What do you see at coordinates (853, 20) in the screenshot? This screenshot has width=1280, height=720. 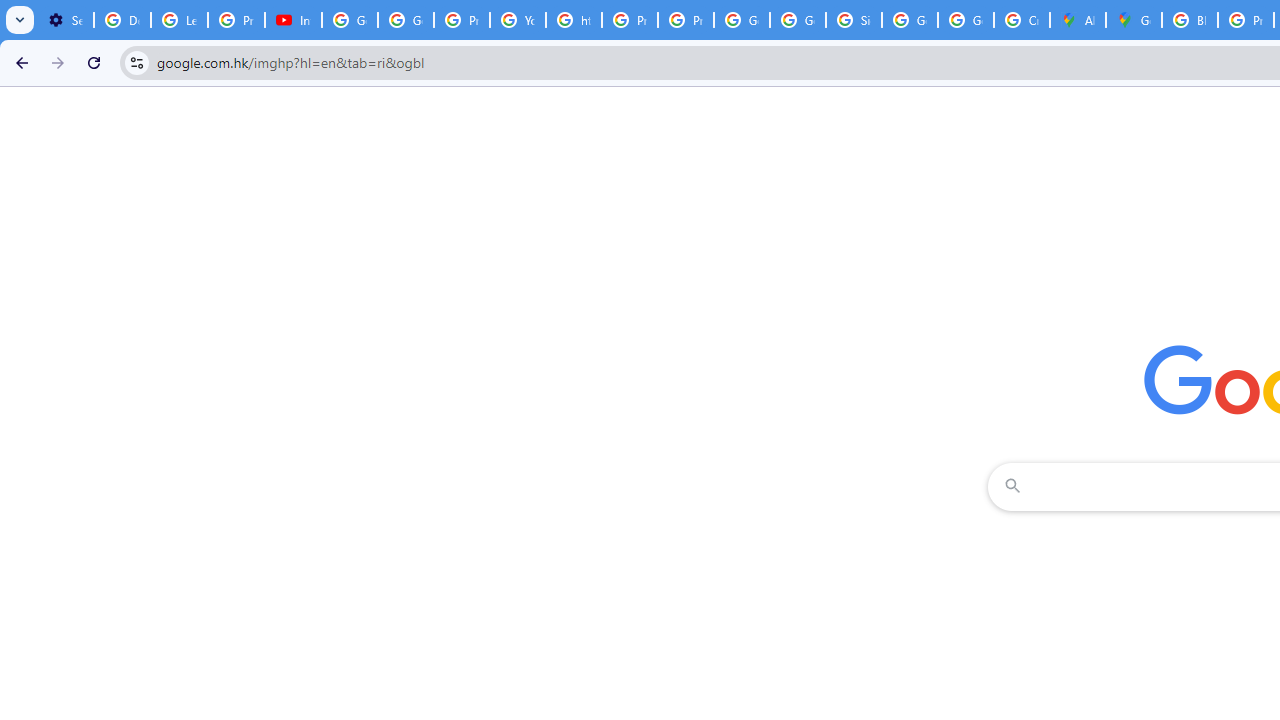 I see `'Sign in - Google Accounts'` at bounding box center [853, 20].